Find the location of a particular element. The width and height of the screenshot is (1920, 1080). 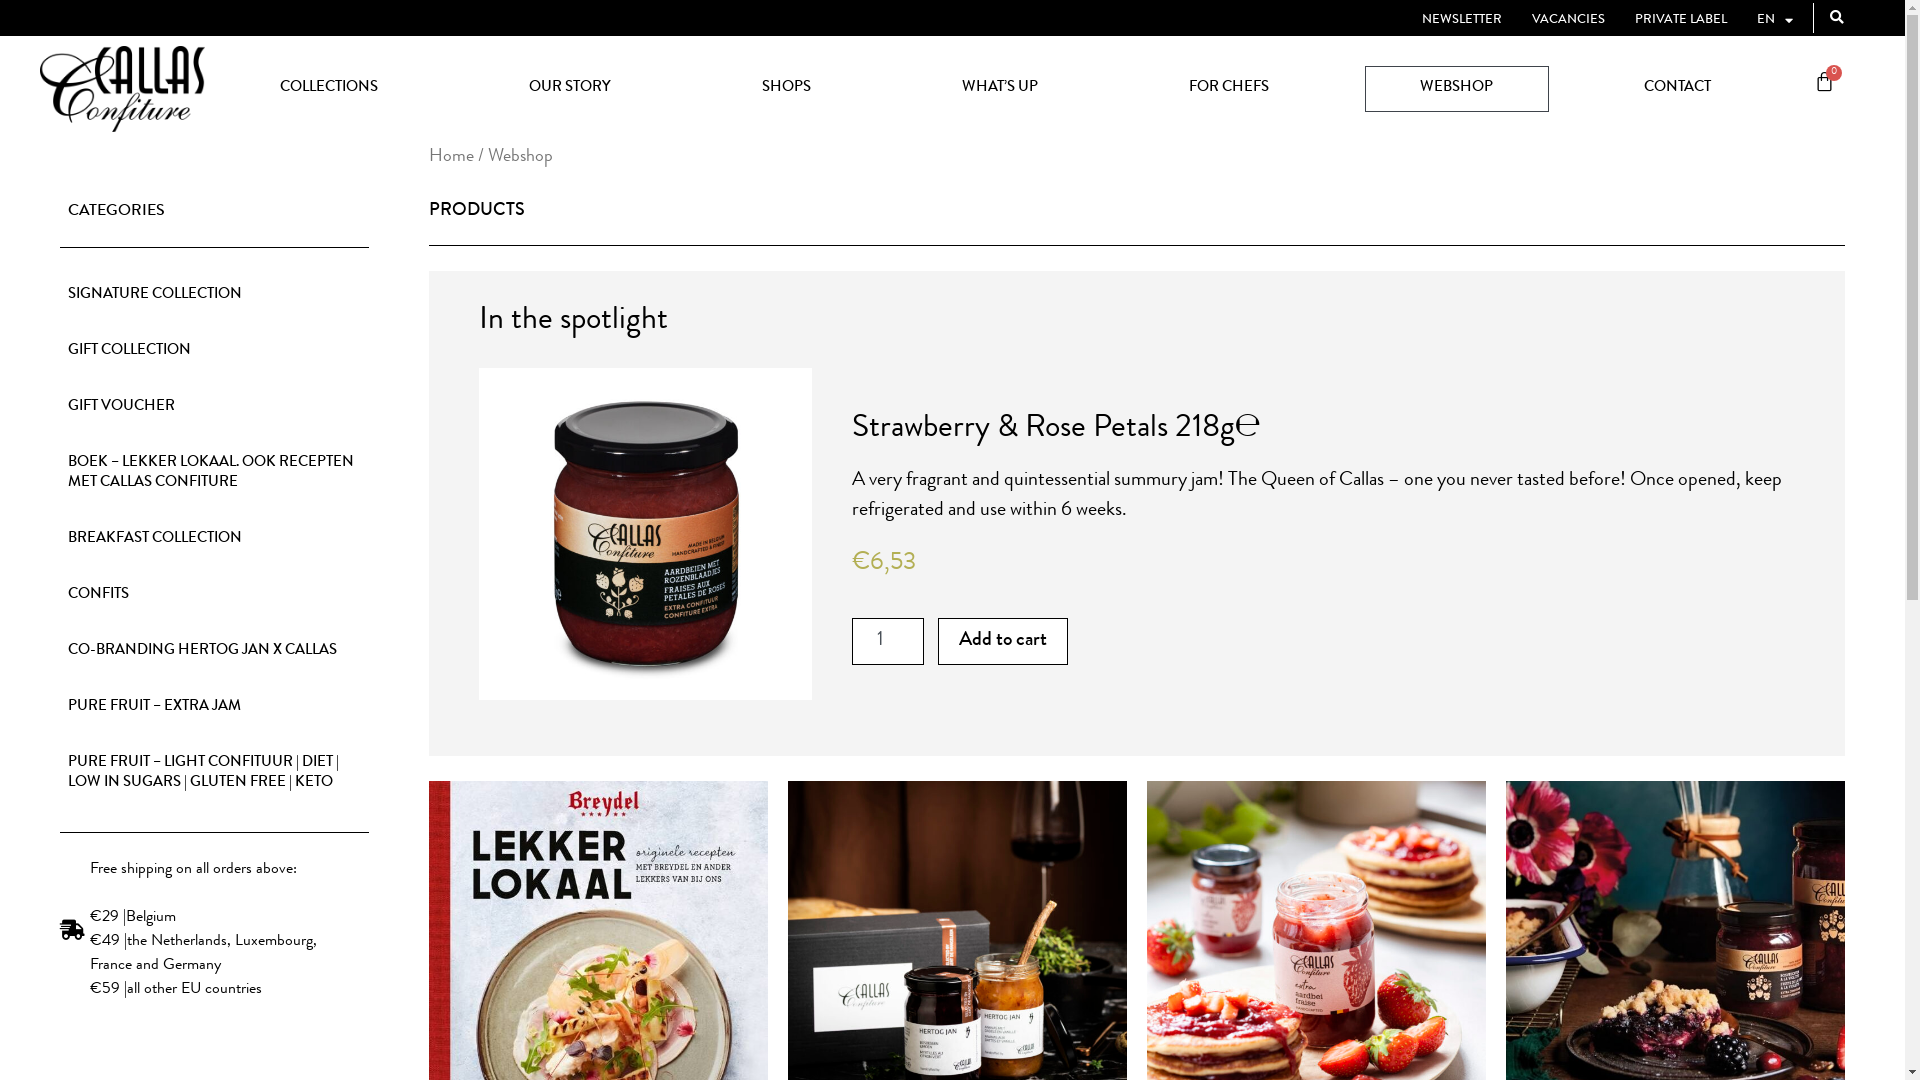

'Home' is located at coordinates (450, 156).